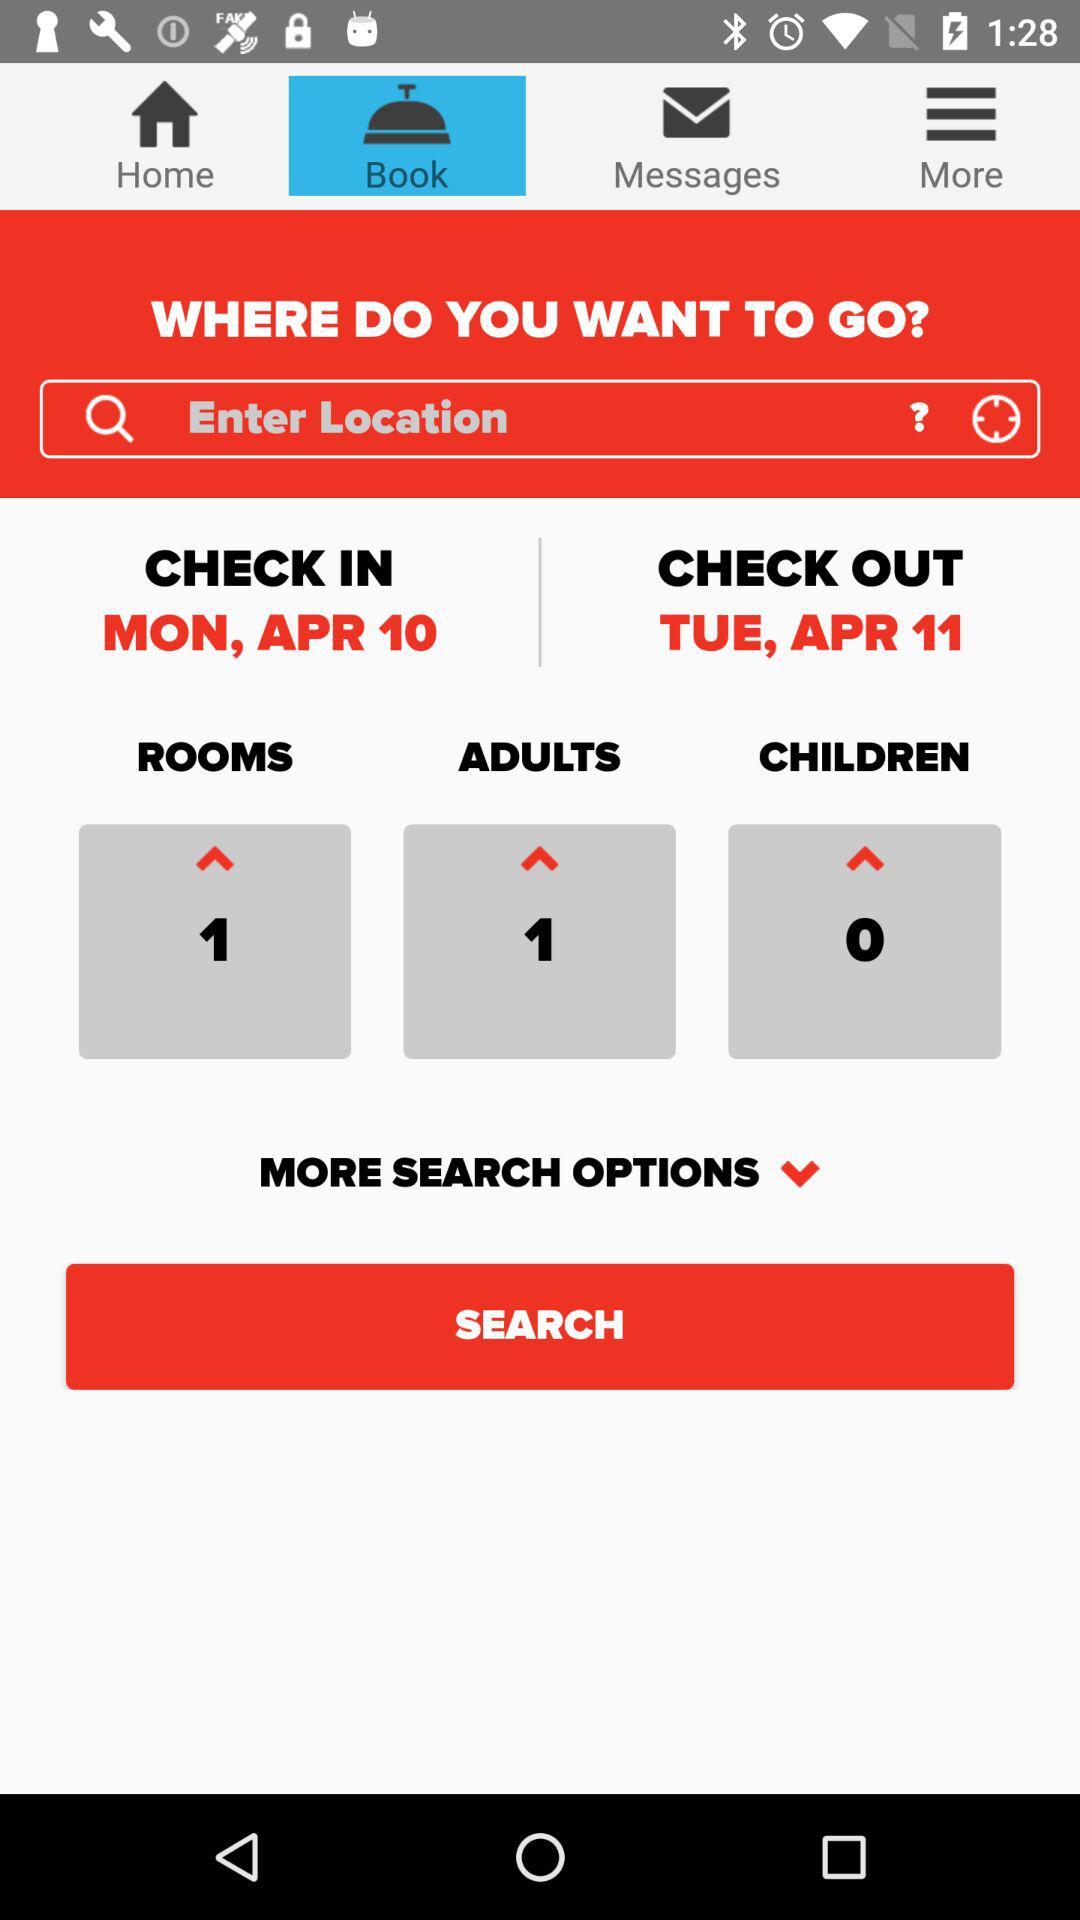 The width and height of the screenshot is (1080, 1920). Describe the element at coordinates (996, 417) in the screenshot. I see `locate your location` at that location.